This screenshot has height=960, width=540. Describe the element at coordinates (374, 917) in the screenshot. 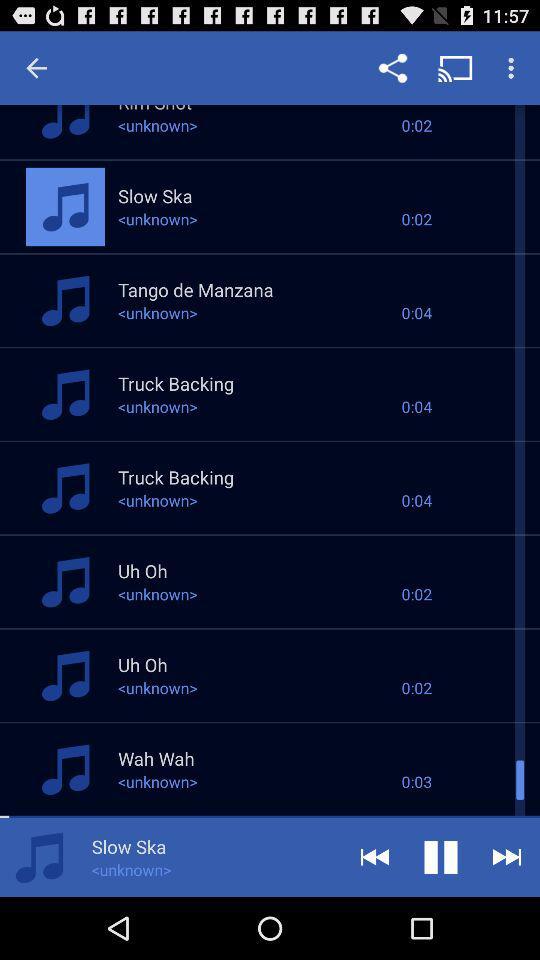

I see `the av_rewind icon` at that location.